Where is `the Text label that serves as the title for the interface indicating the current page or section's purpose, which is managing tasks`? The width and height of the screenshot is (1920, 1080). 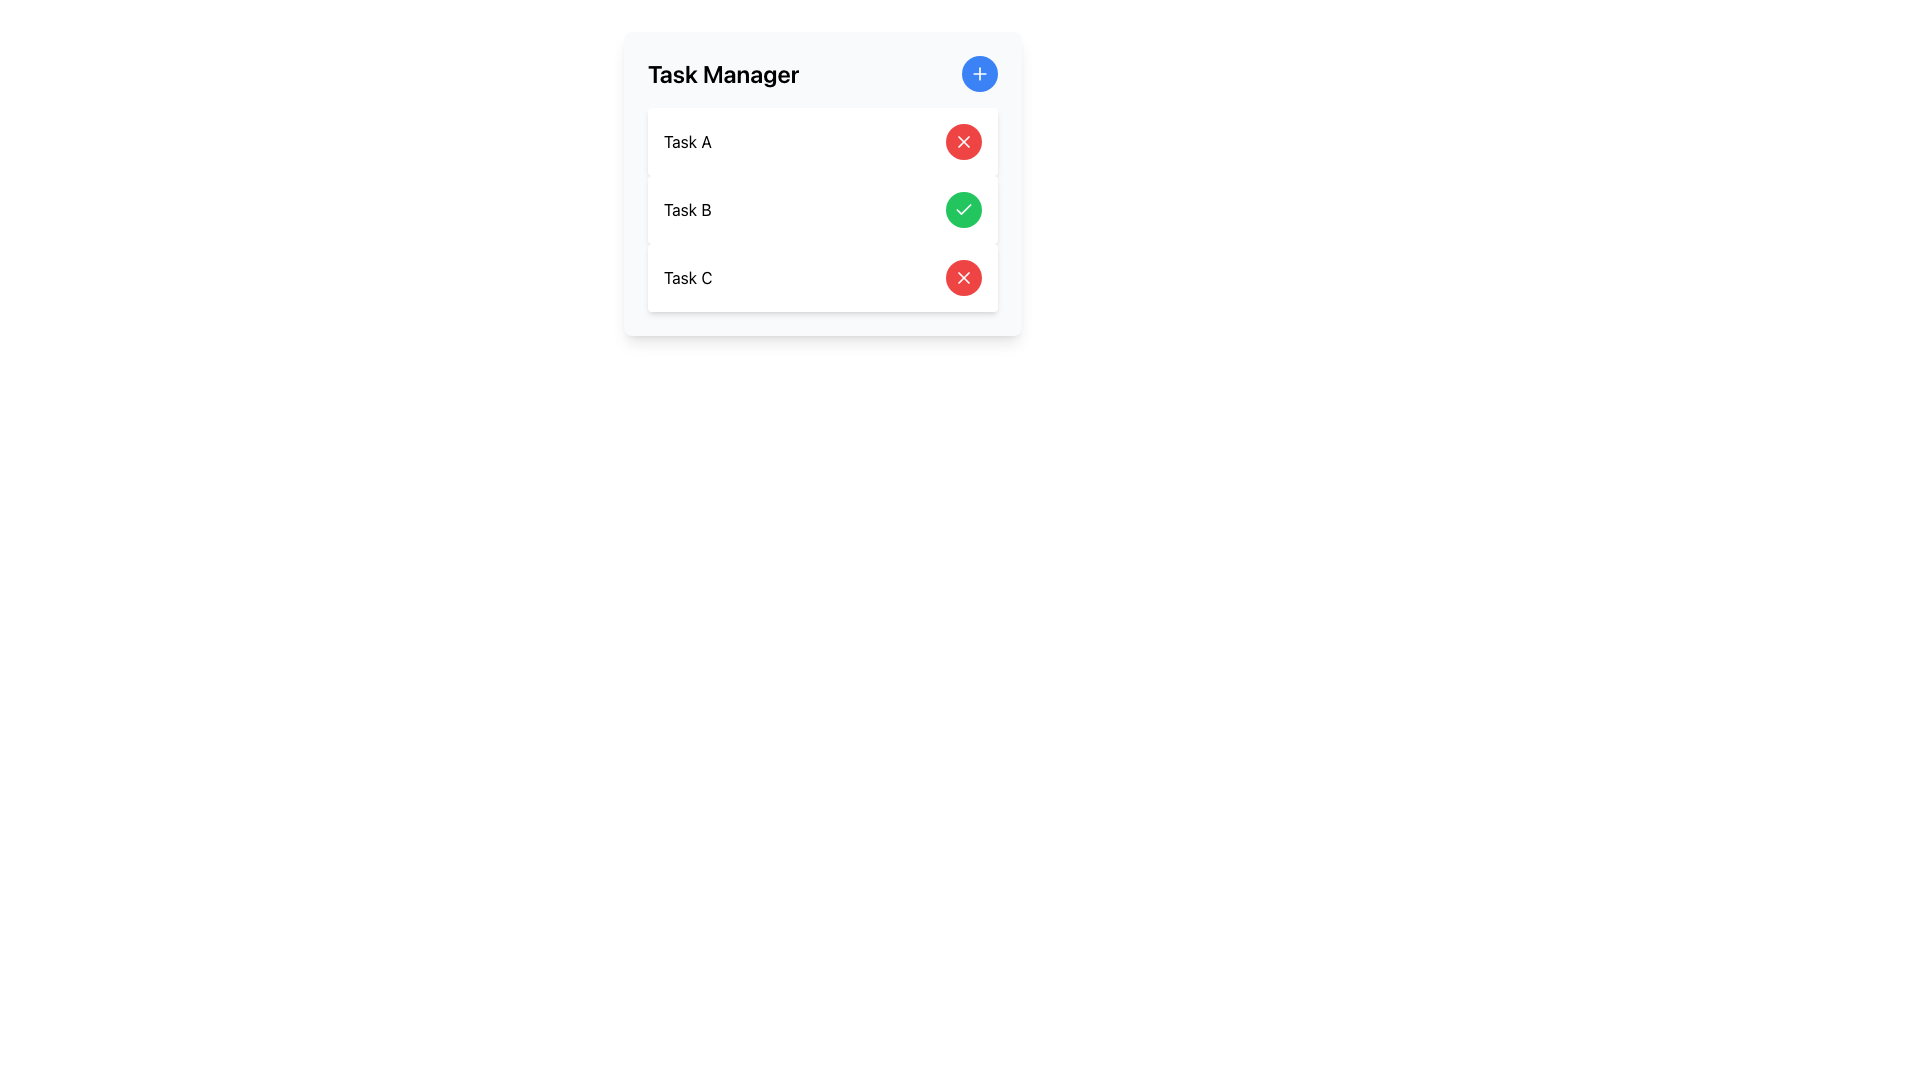
the Text label that serves as the title for the interface indicating the current page or section's purpose, which is managing tasks is located at coordinates (722, 72).